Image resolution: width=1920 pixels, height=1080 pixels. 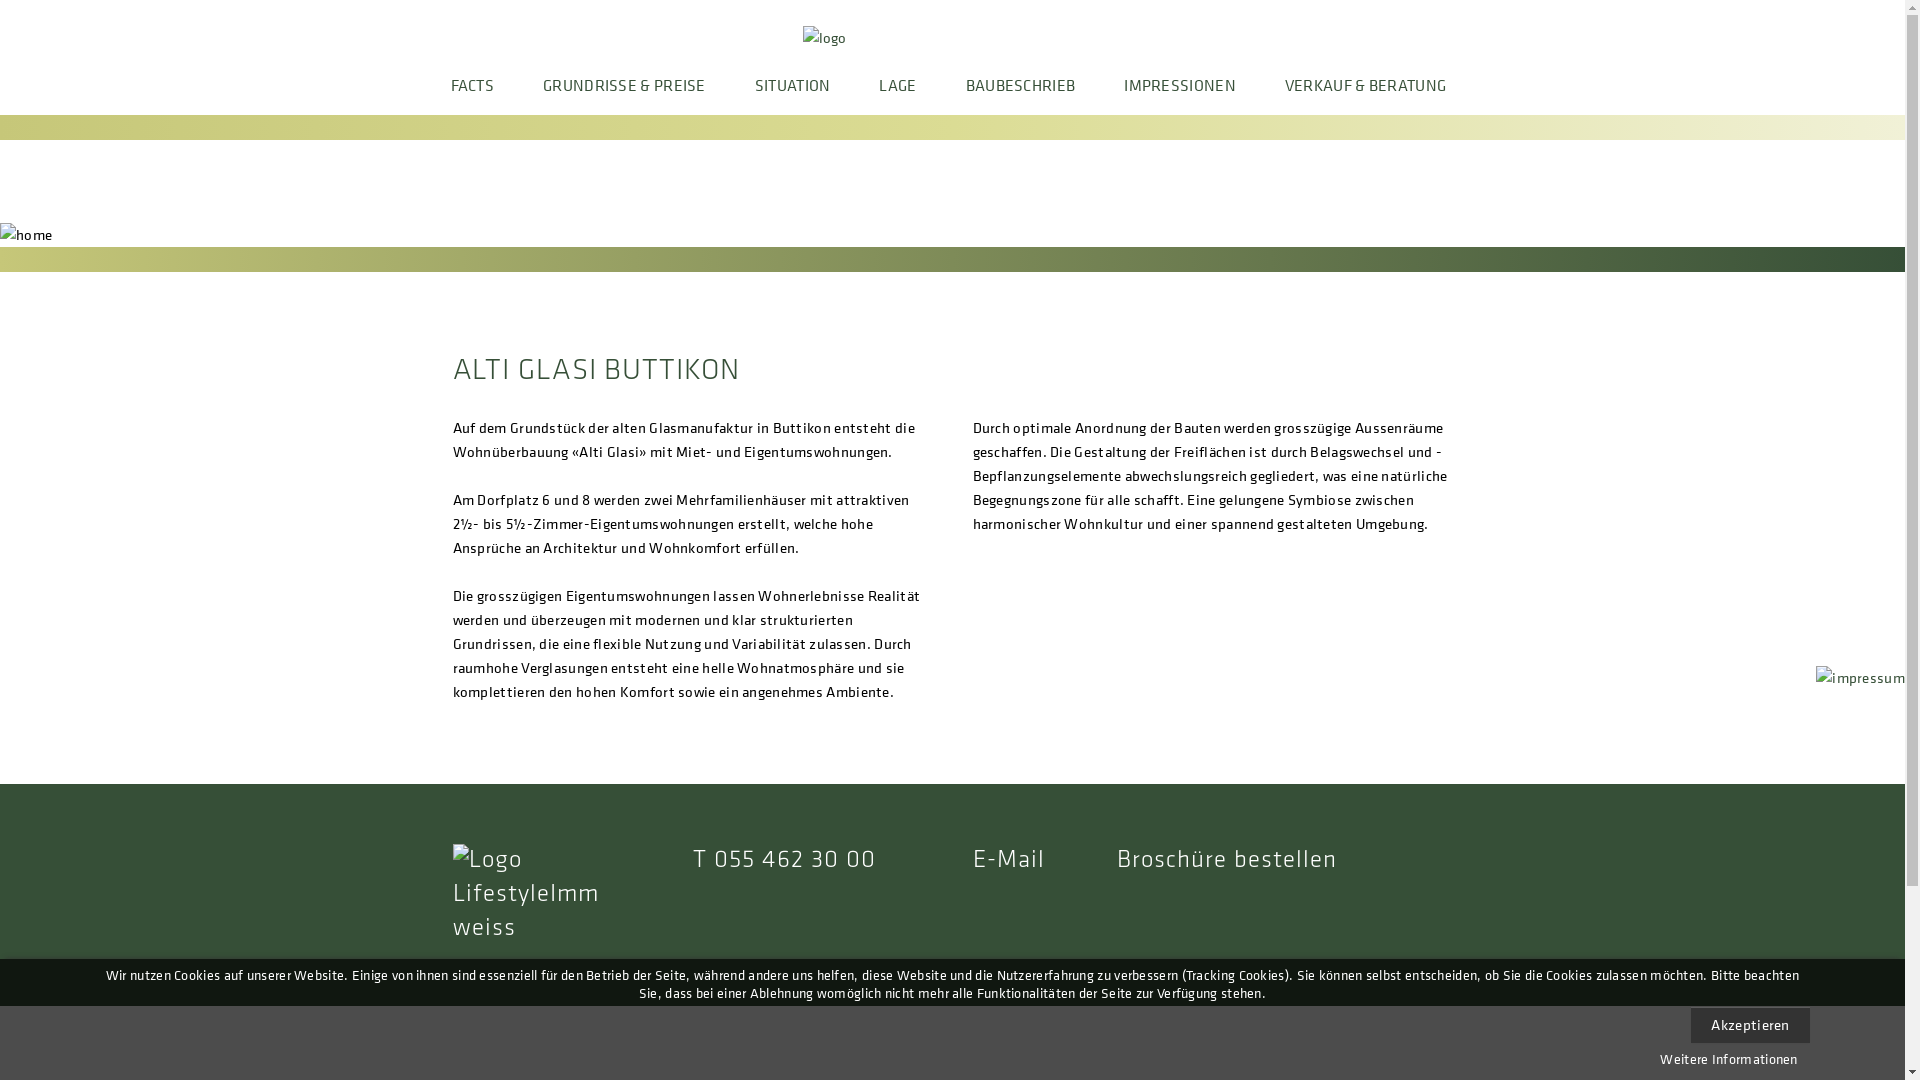 What do you see at coordinates (728, 95) in the screenshot?
I see `'SITUATION'` at bounding box center [728, 95].